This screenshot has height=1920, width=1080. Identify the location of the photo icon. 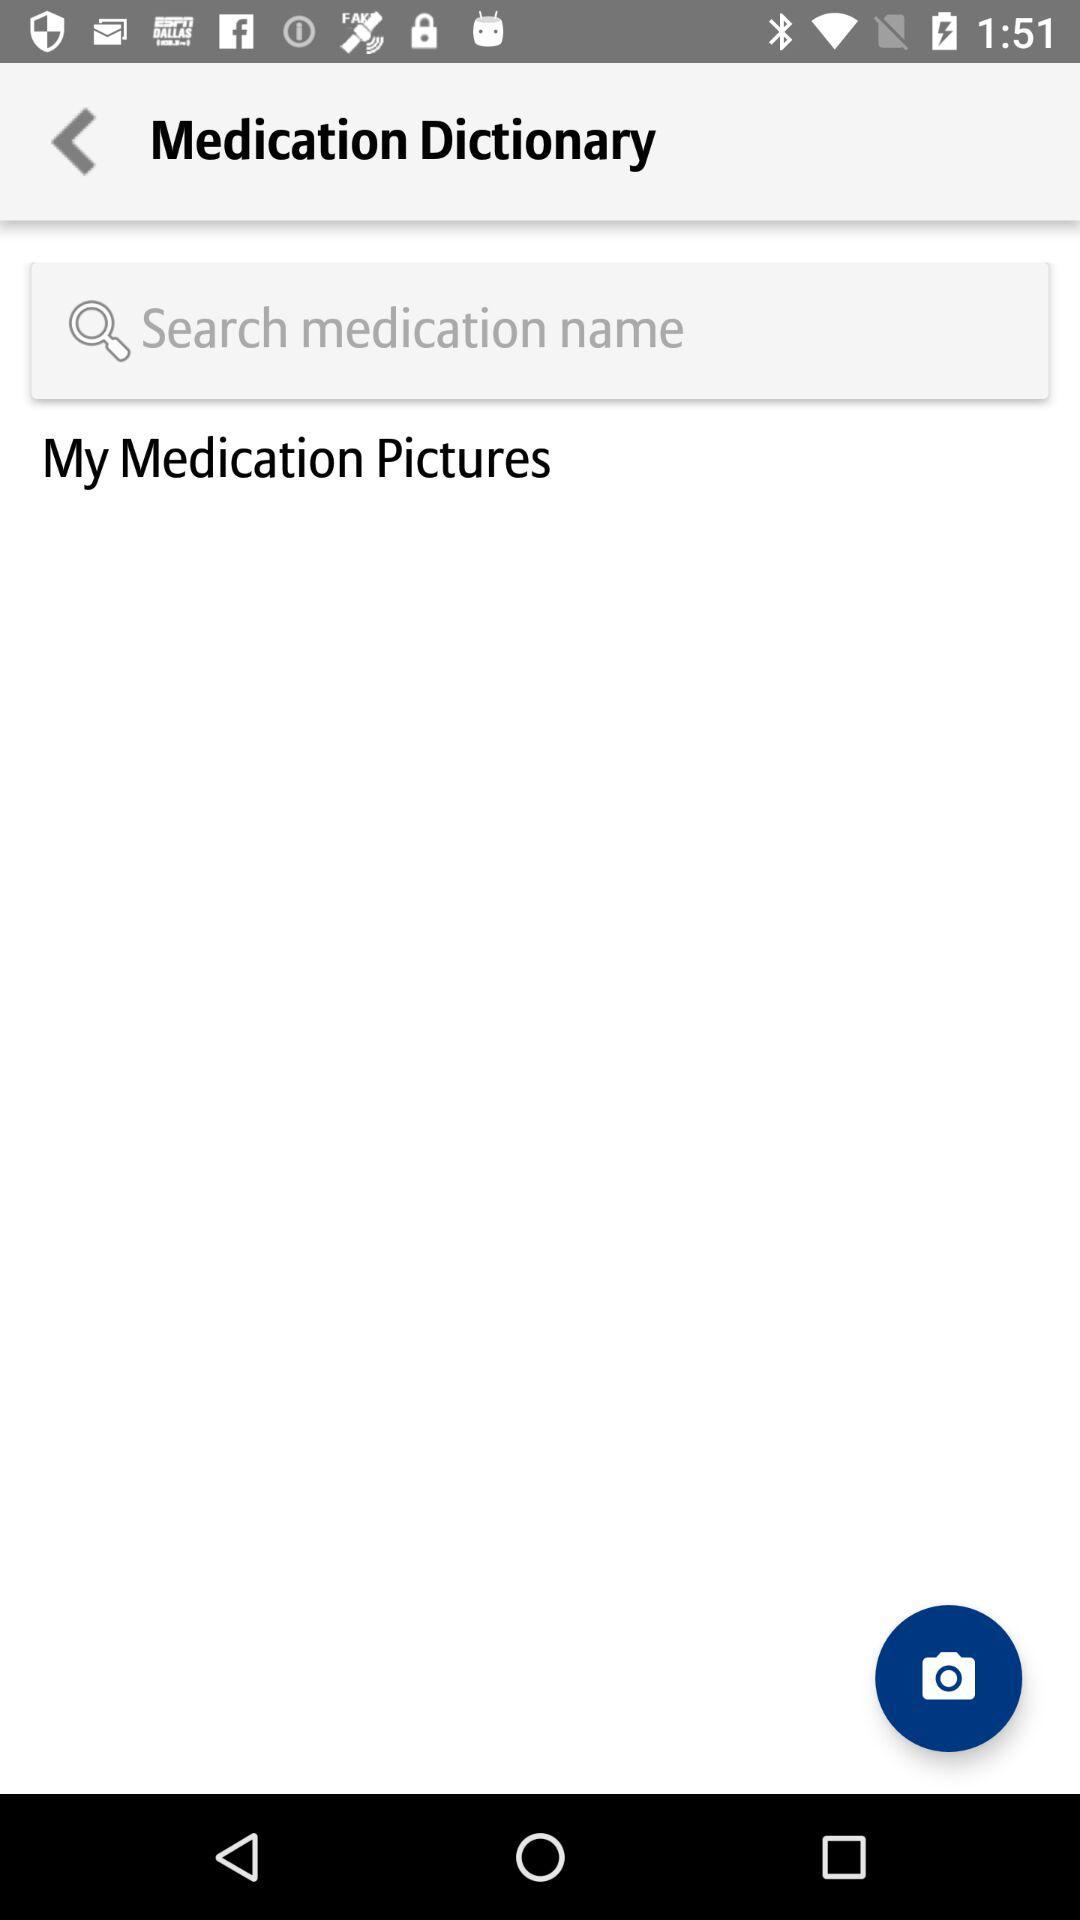
(947, 1678).